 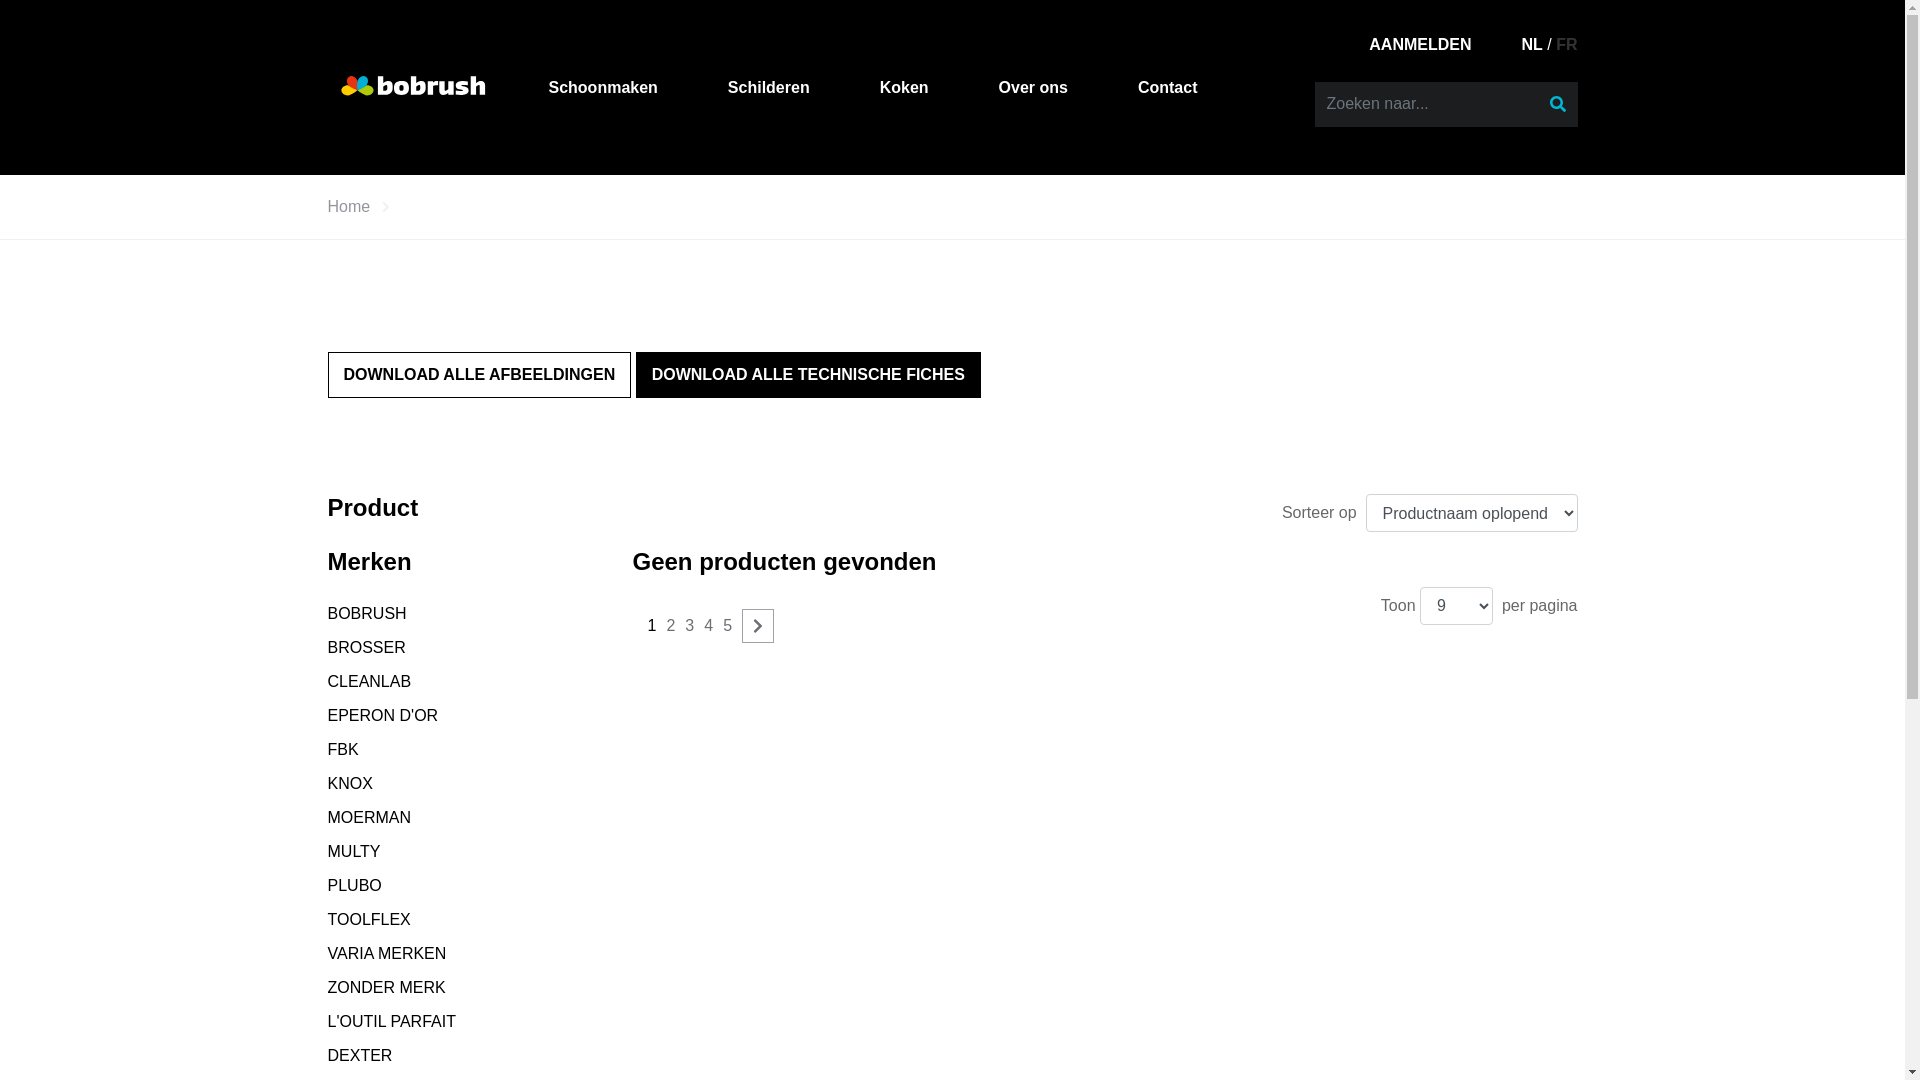 I want to click on 'MOERMAN', so click(x=369, y=817).